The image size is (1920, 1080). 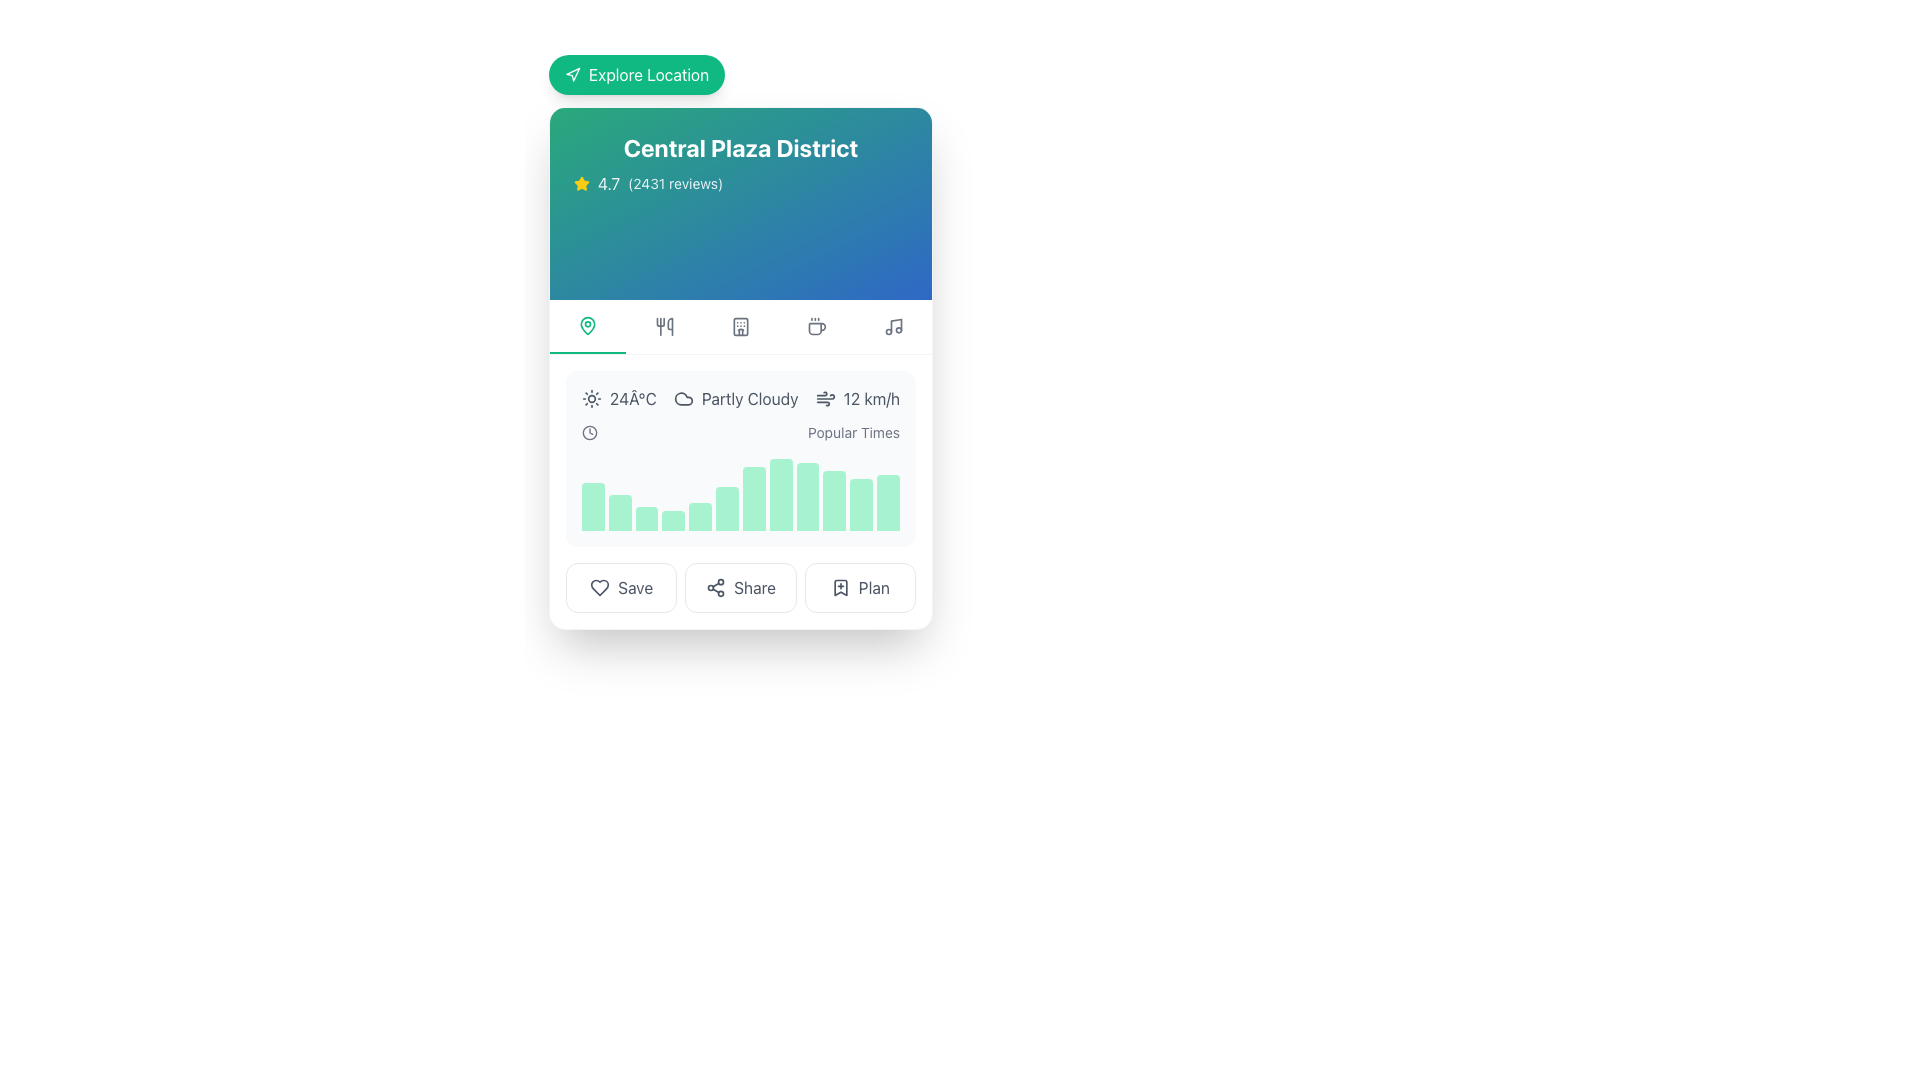 I want to click on the bookmark icon with a plus symbol located in the row of action buttons at the bottom of the card component to initiate a save or bookmark action, so click(x=840, y=586).